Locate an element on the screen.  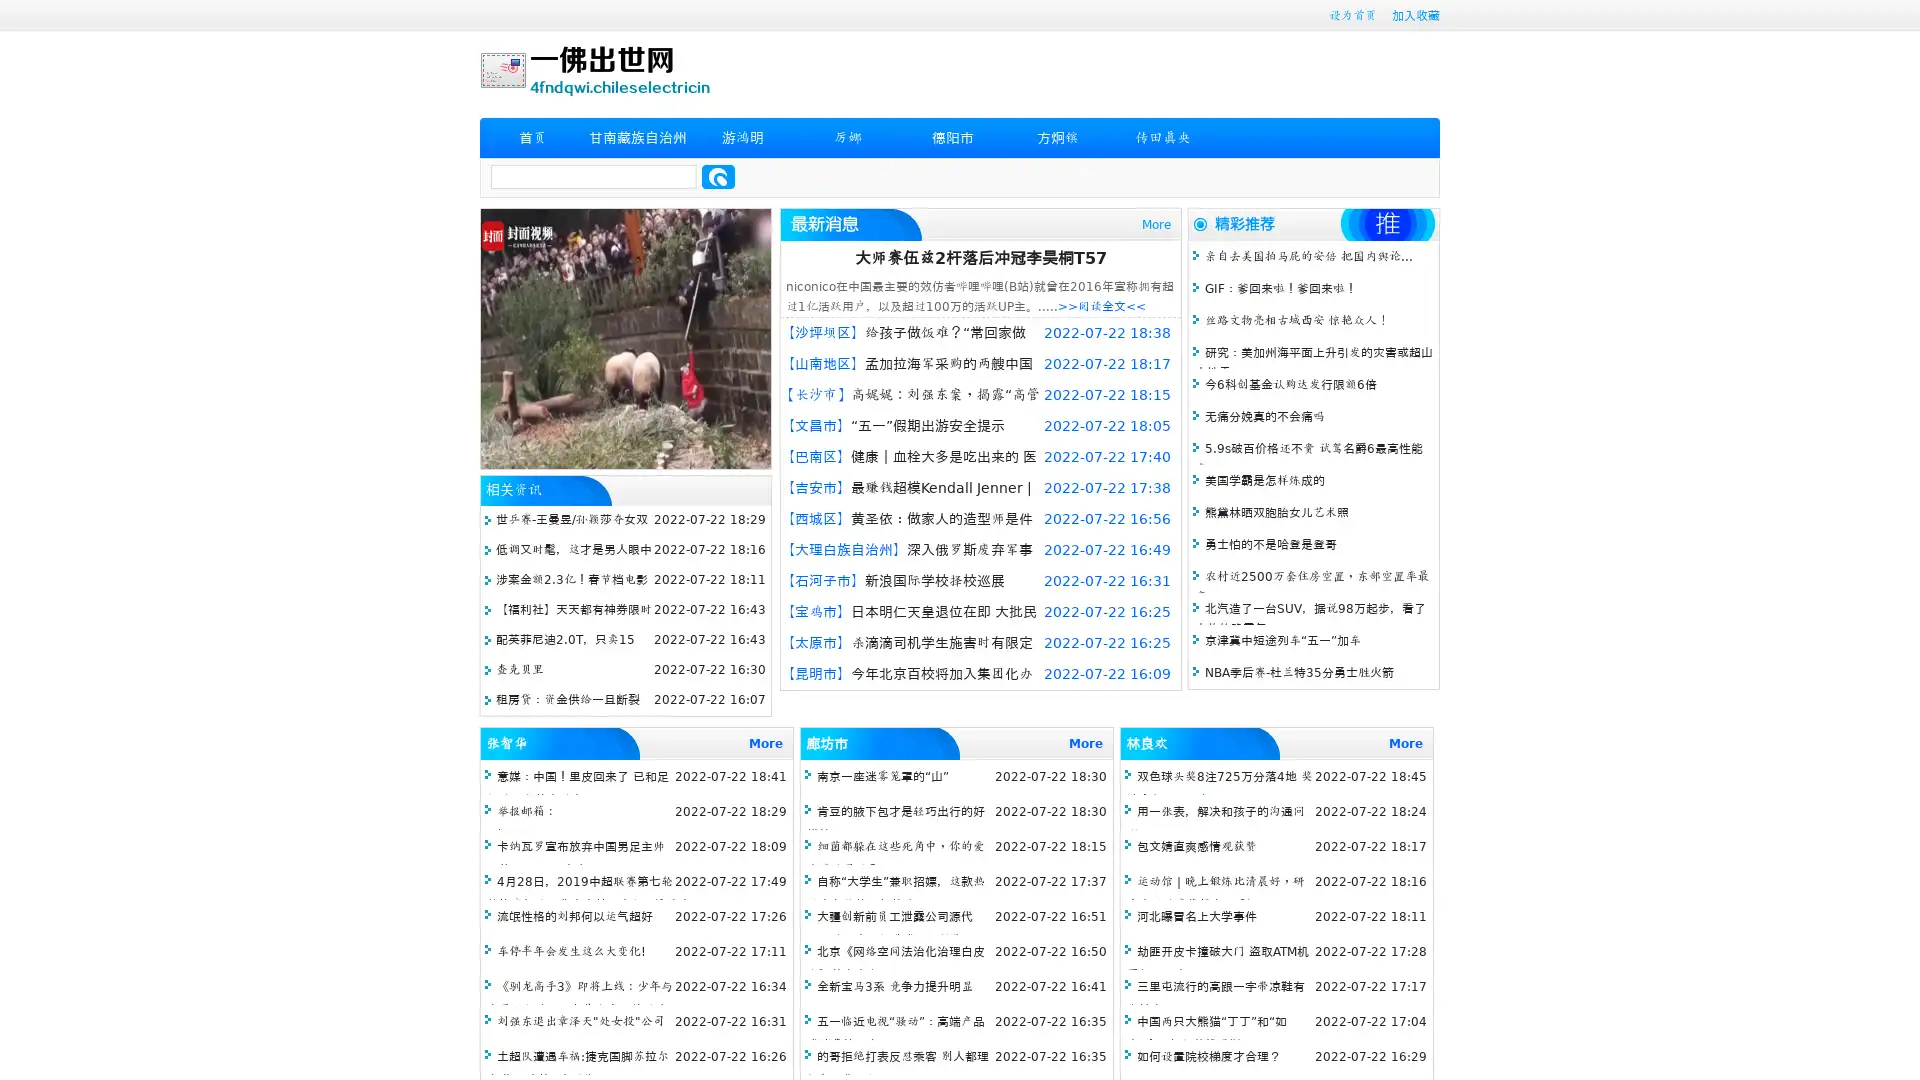
Search is located at coordinates (718, 176).